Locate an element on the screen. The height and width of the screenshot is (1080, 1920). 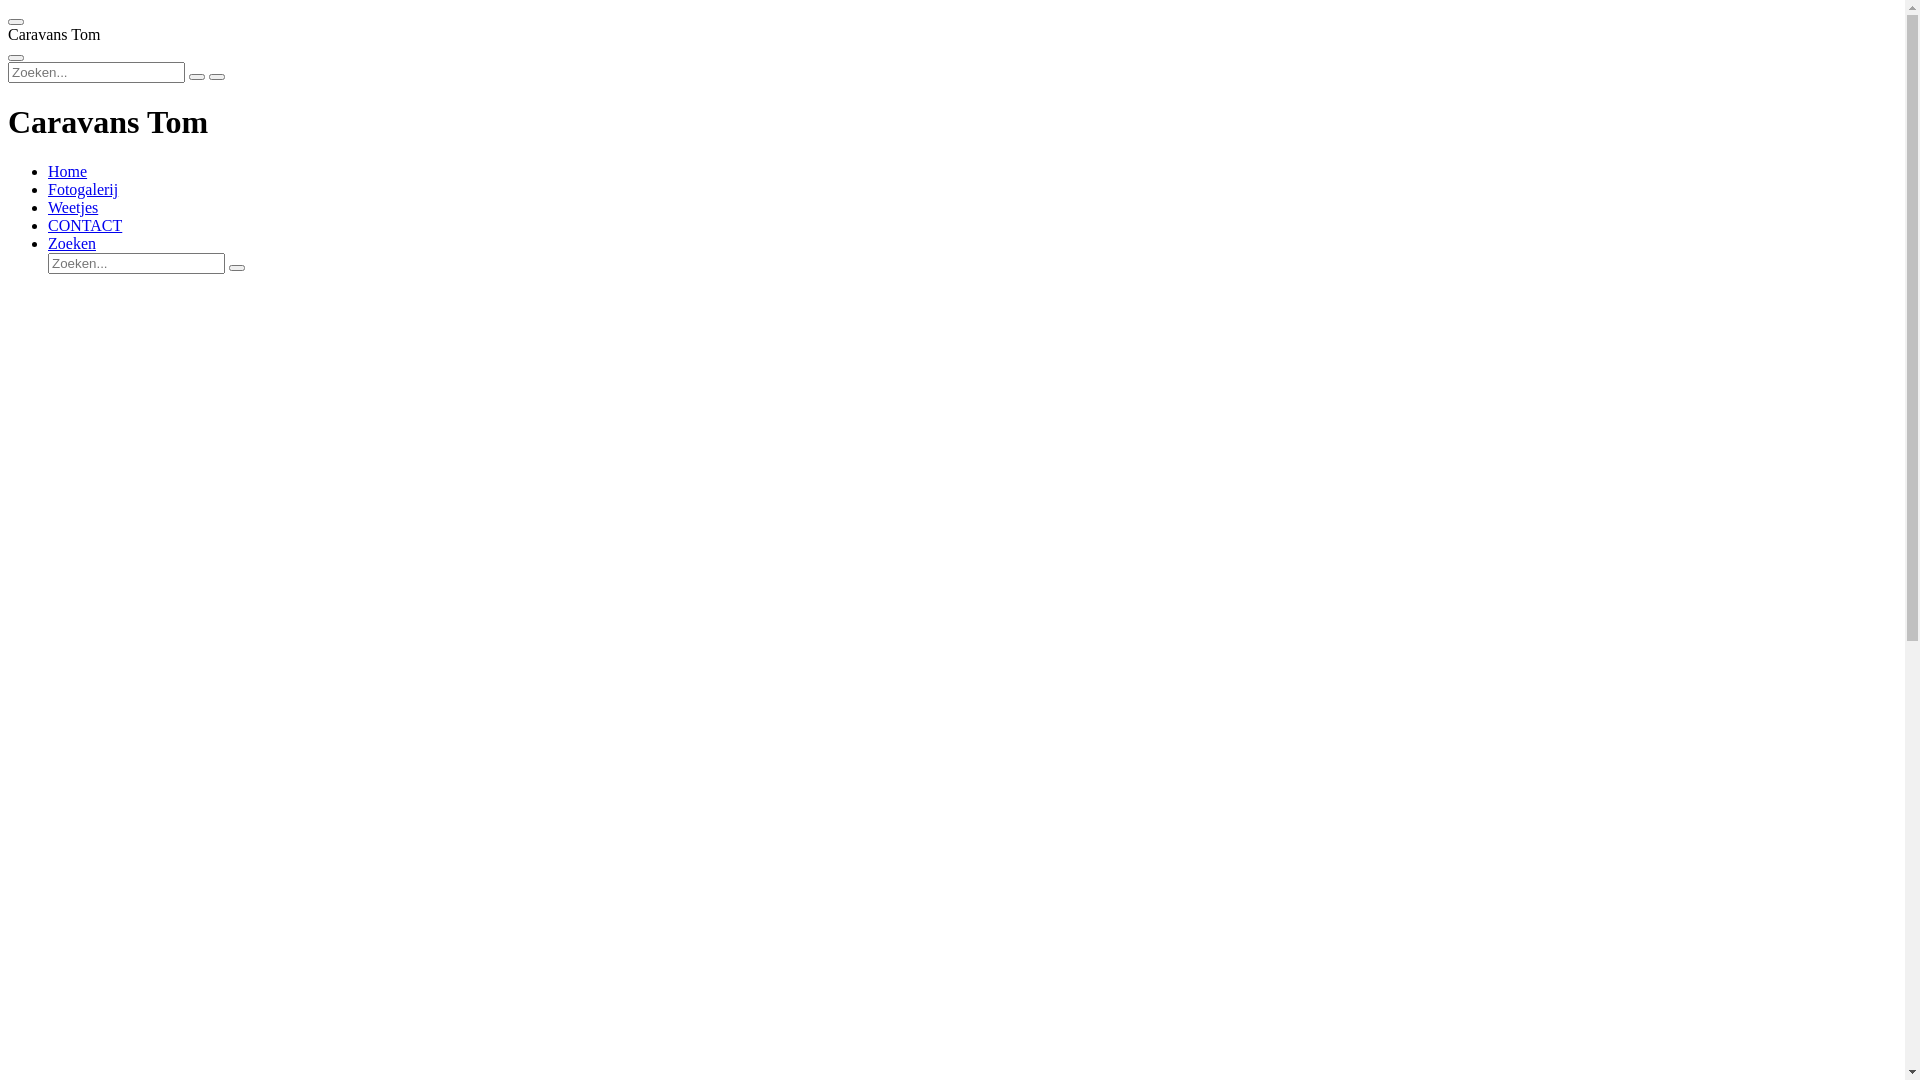
'Home' is located at coordinates (67, 170).